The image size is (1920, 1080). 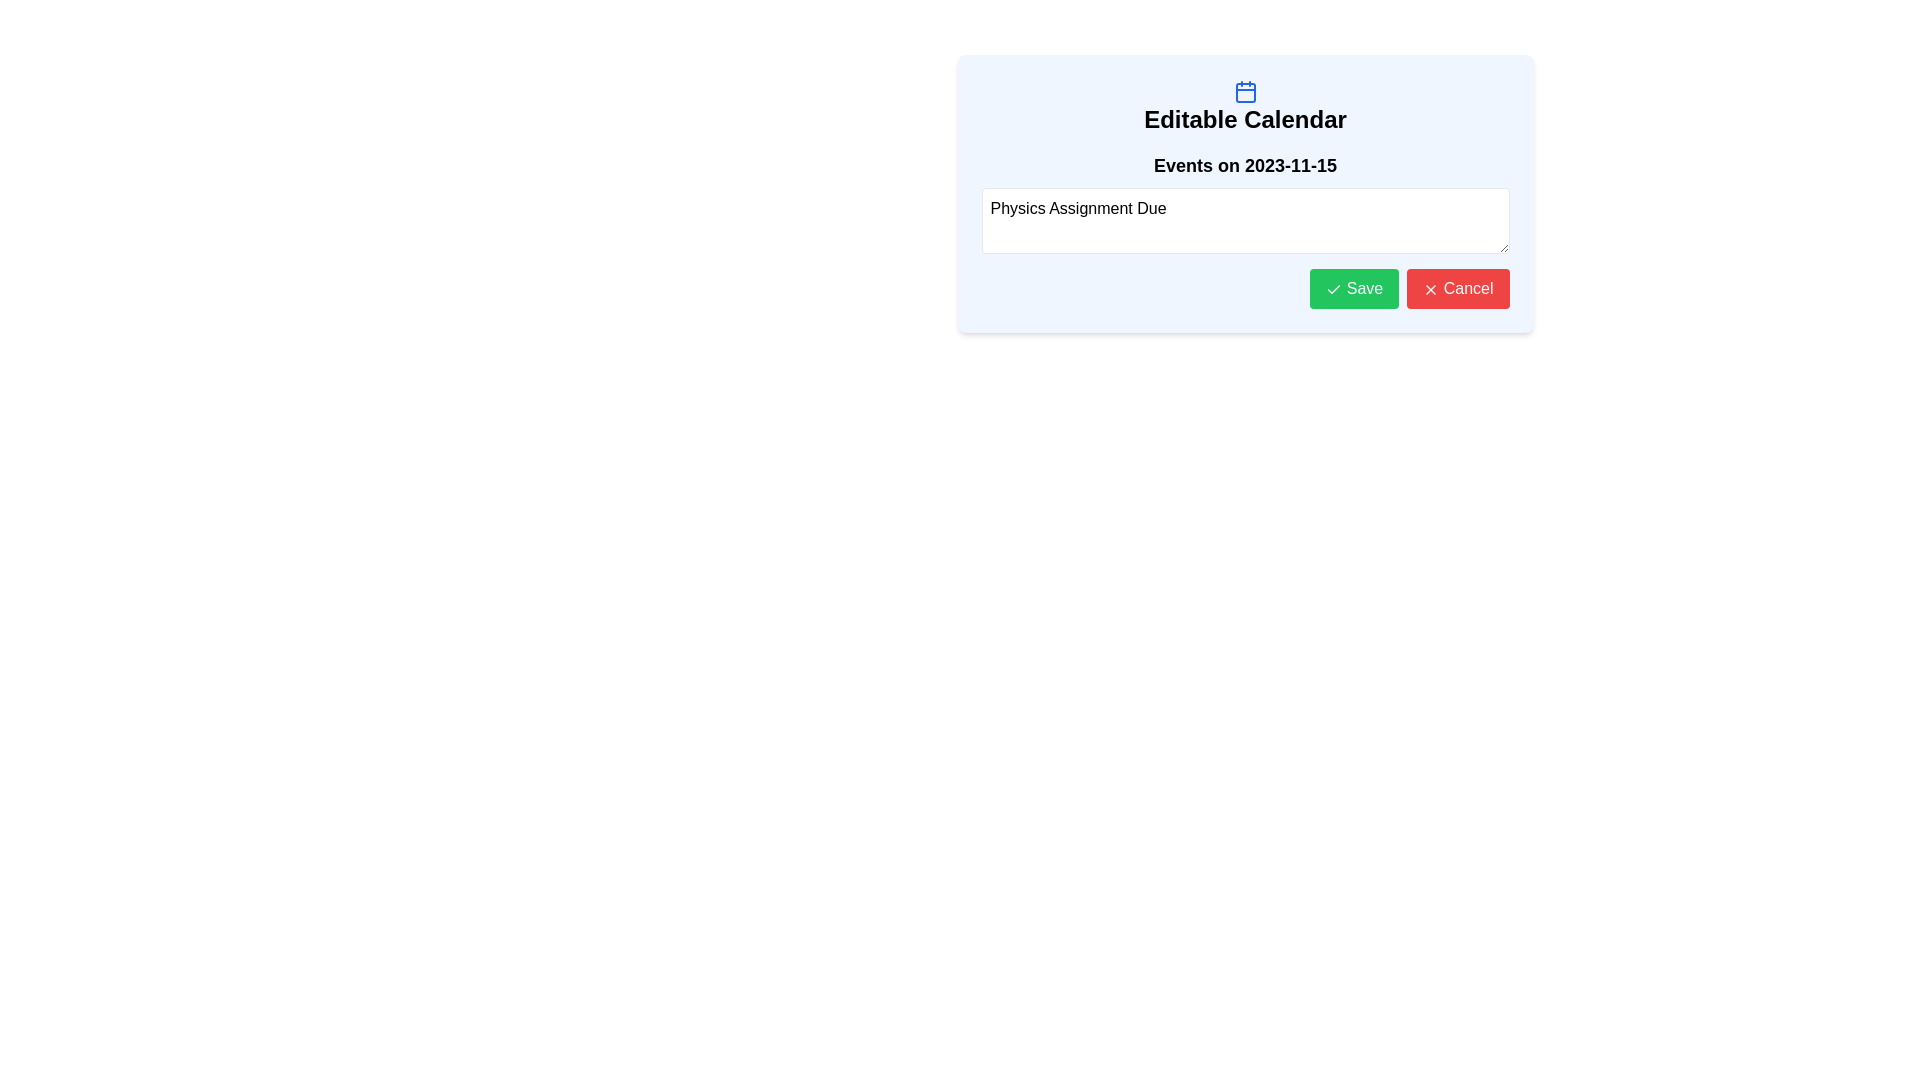 I want to click on the cancel icon located to the left of the 'Cancel' text within the red rectangular button at the bottom right of the popup window, so click(x=1430, y=289).